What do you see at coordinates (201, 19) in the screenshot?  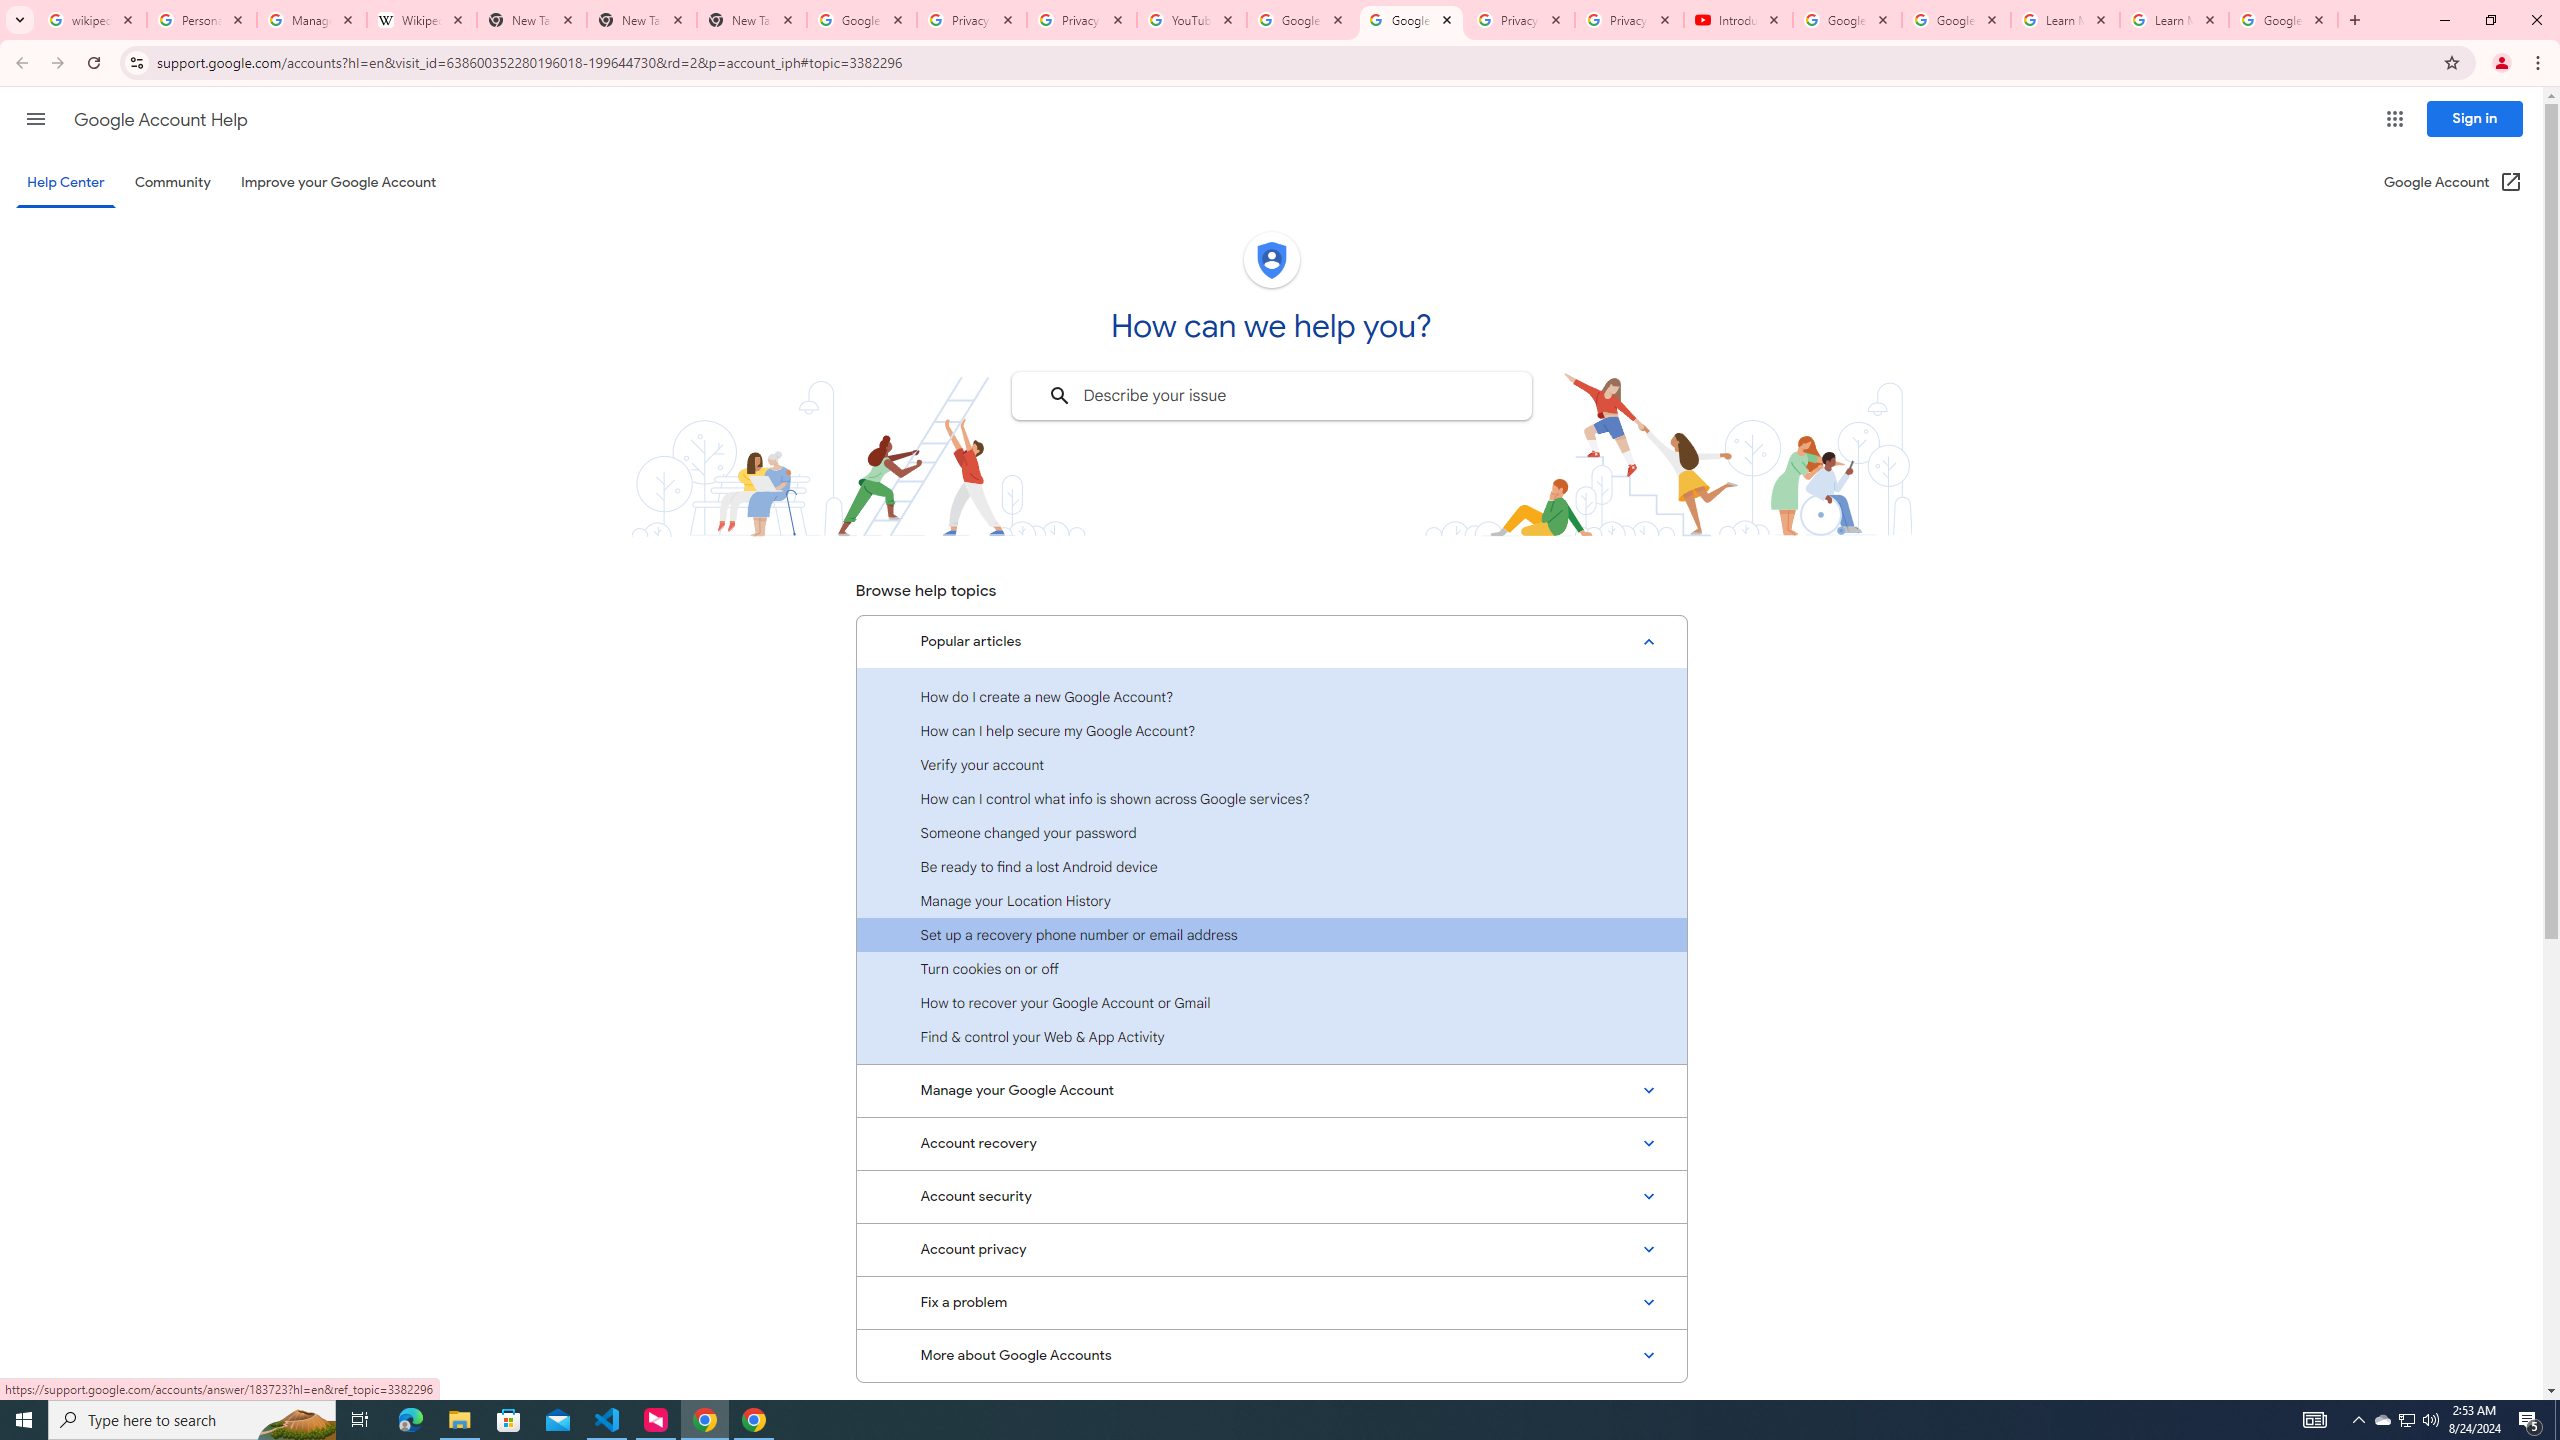 I see `'Personalization & Google Search results - Google Search Help'` at bounding box center [201, 19].